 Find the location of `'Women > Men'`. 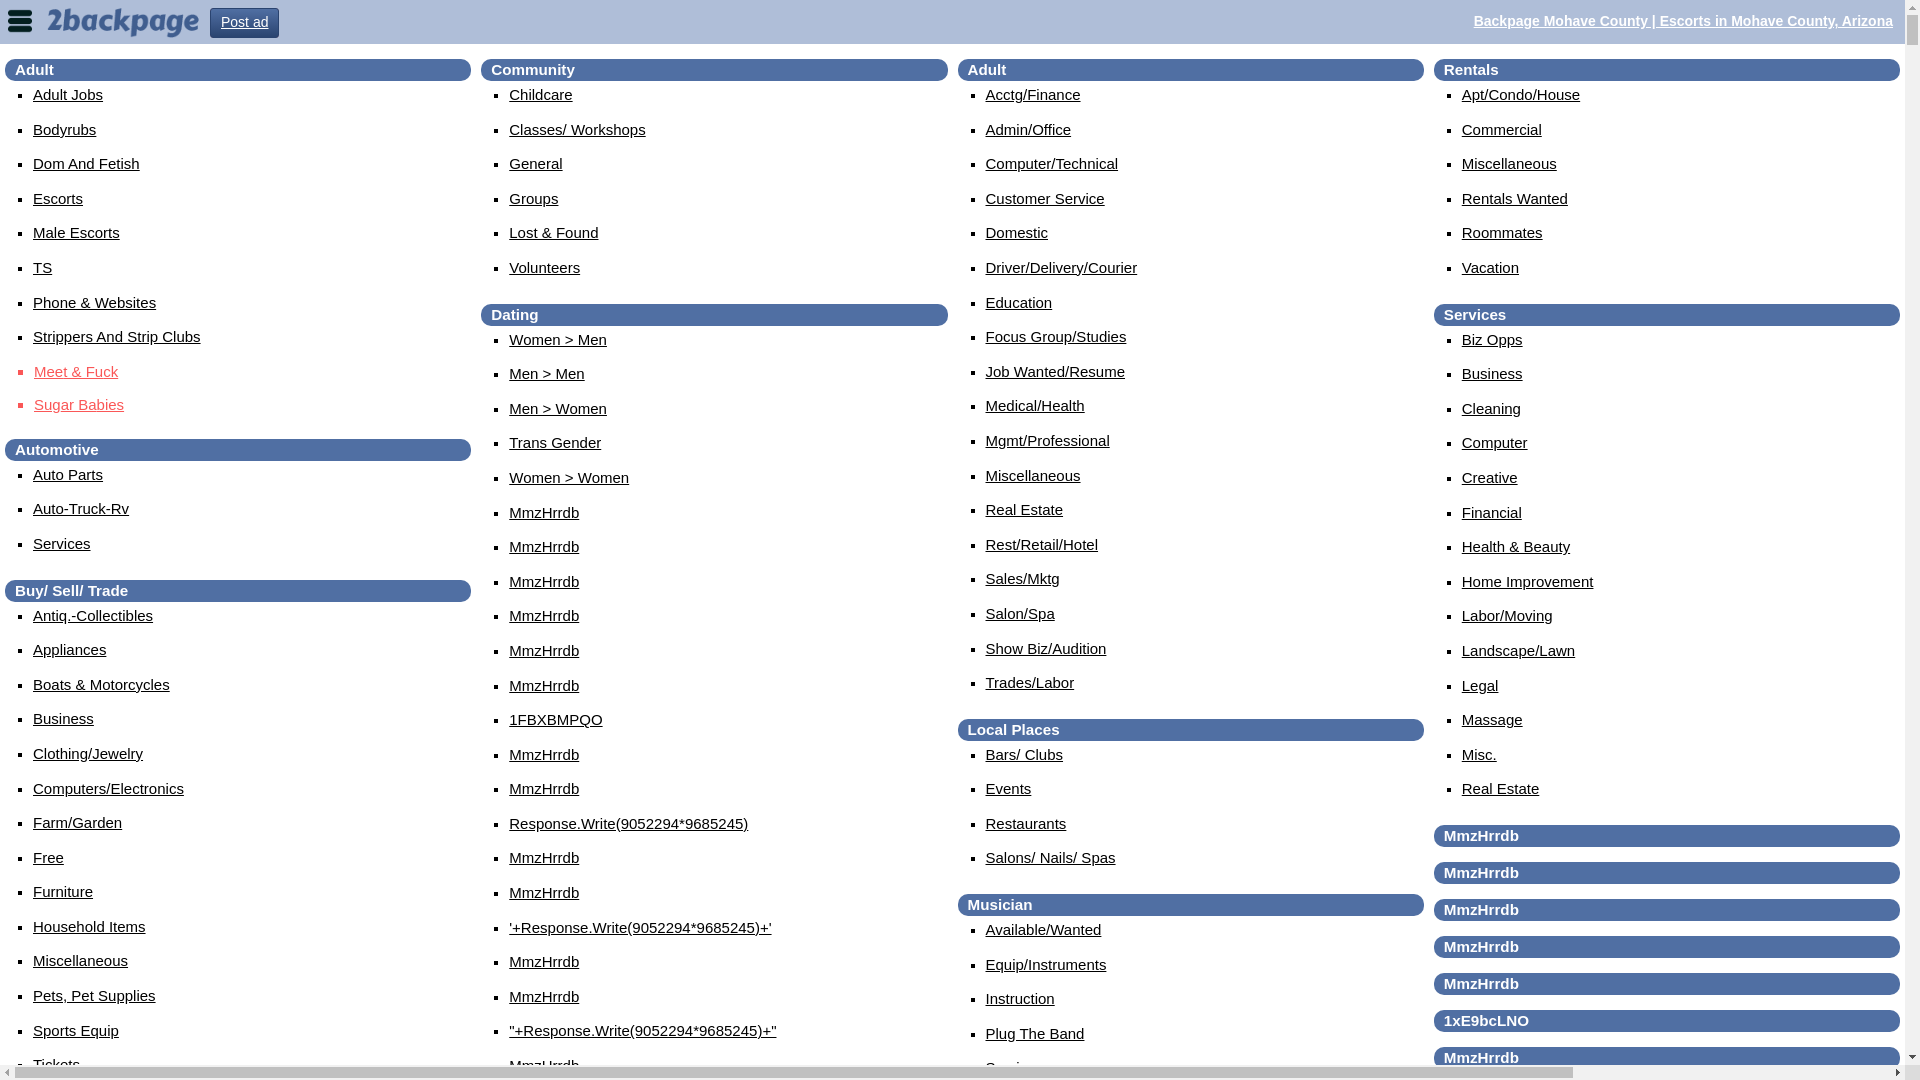

'Women > Men' is located at coordinates (557, 338).